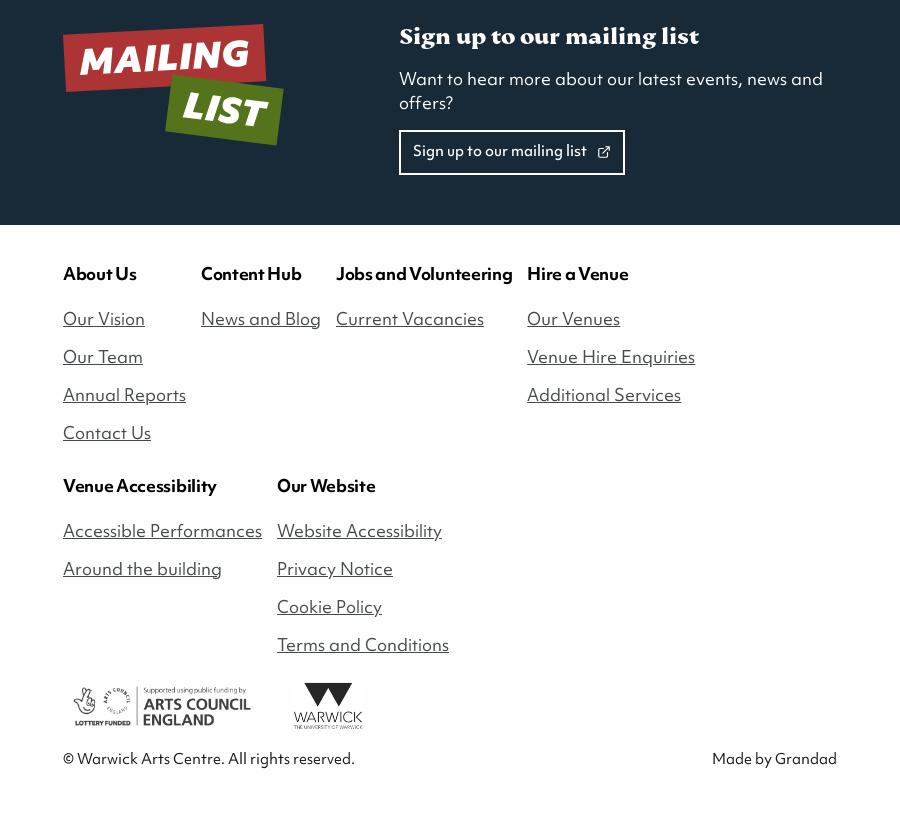 The image size is (900, 815). I want to click on '© Warwick Arts Centre. All rights reserved.', so click(62, 758).